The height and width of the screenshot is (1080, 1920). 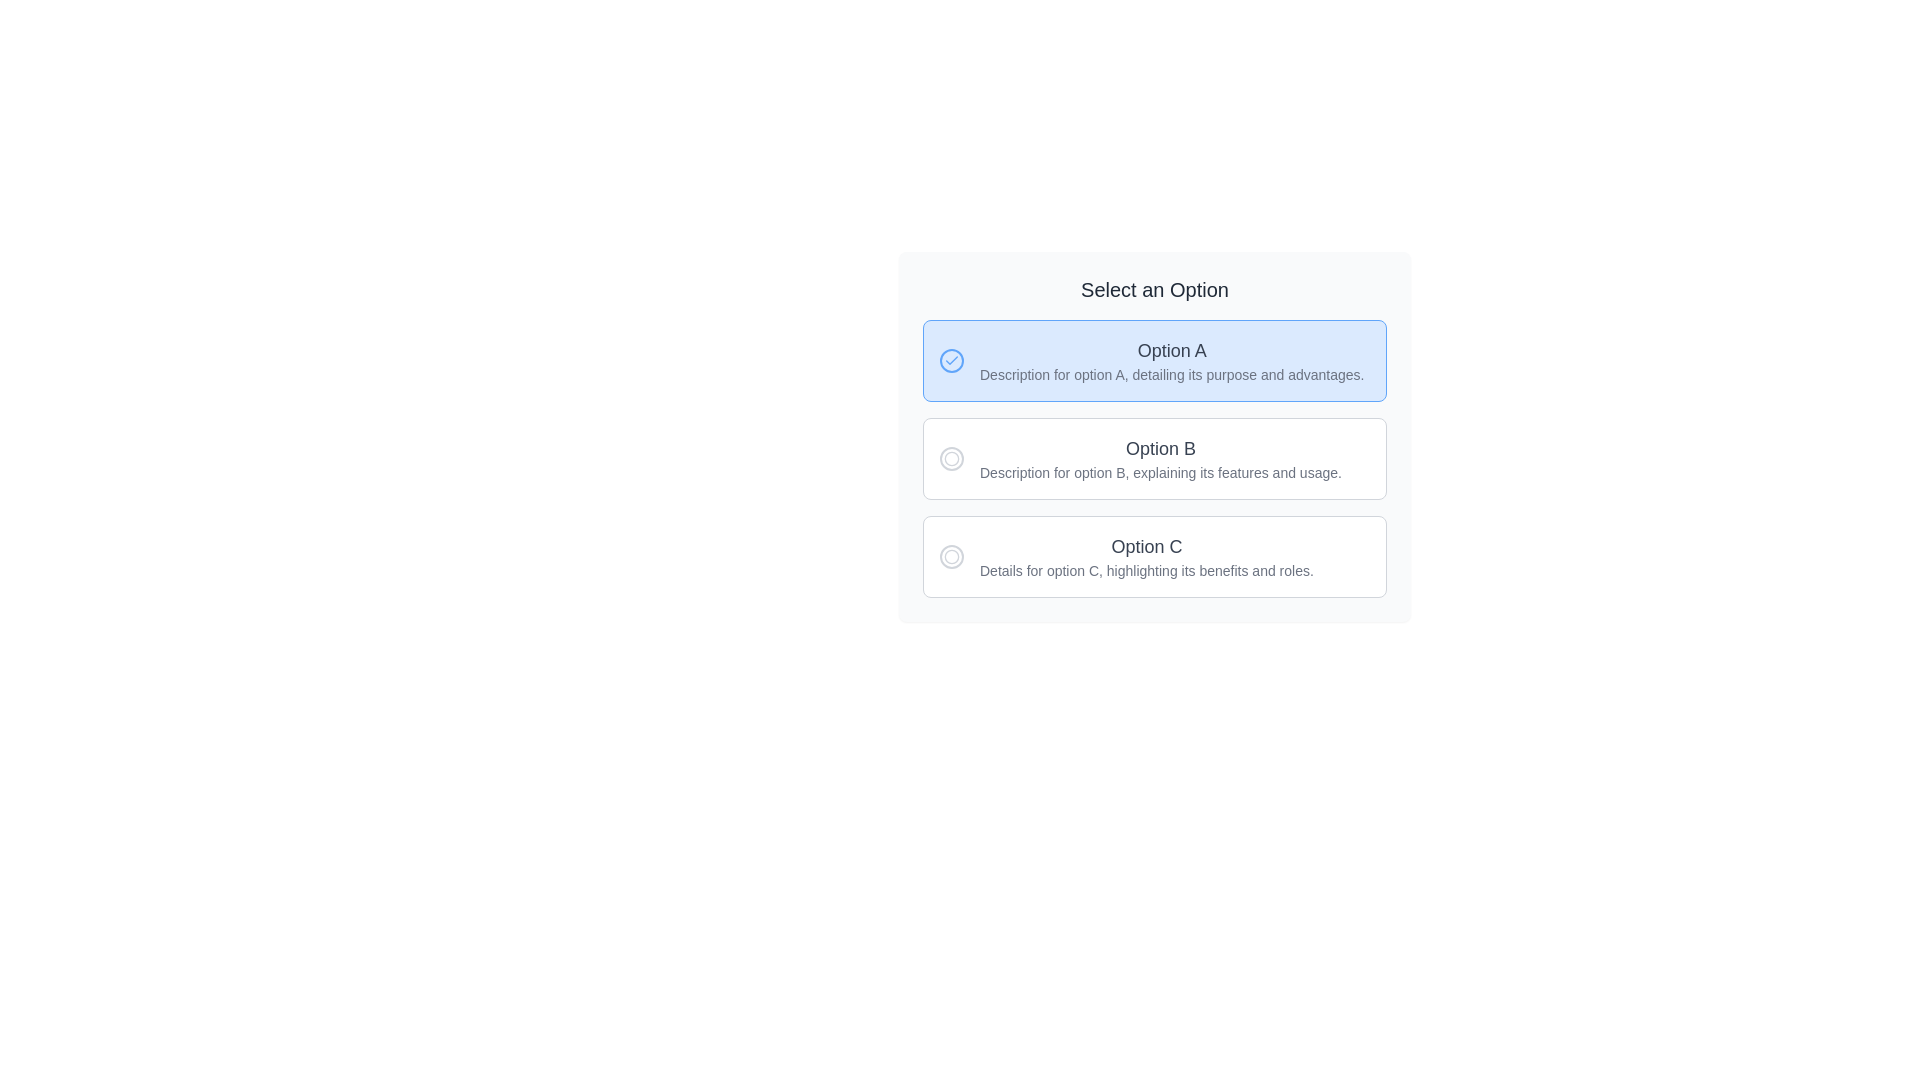 I want to click on the 'Option A' text label, which serves as the title for the first selectable option in the list, so click(x=1172, y=350).